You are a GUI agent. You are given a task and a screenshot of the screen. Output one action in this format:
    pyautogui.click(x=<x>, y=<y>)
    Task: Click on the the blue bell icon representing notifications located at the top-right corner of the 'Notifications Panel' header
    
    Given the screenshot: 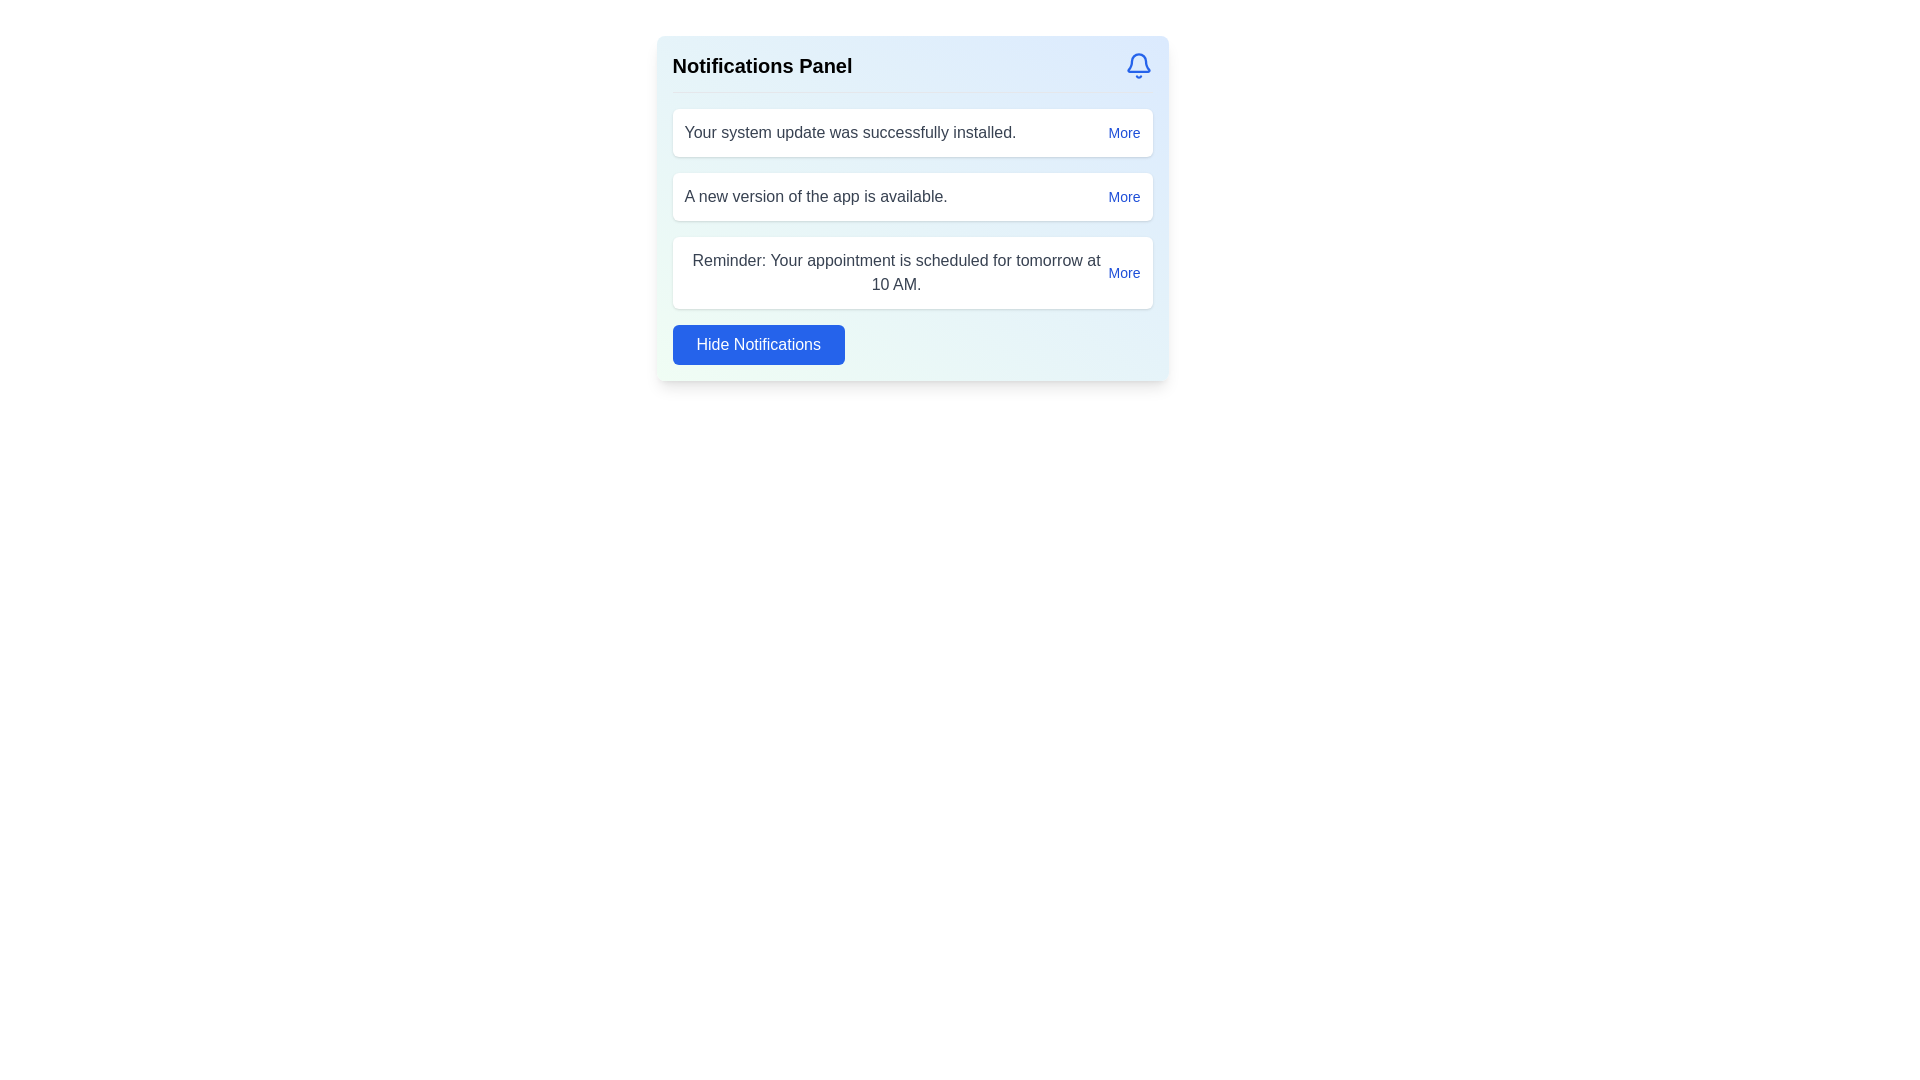 What is the action you would take?
    pyautogui.click(x=1138, y=64)
    